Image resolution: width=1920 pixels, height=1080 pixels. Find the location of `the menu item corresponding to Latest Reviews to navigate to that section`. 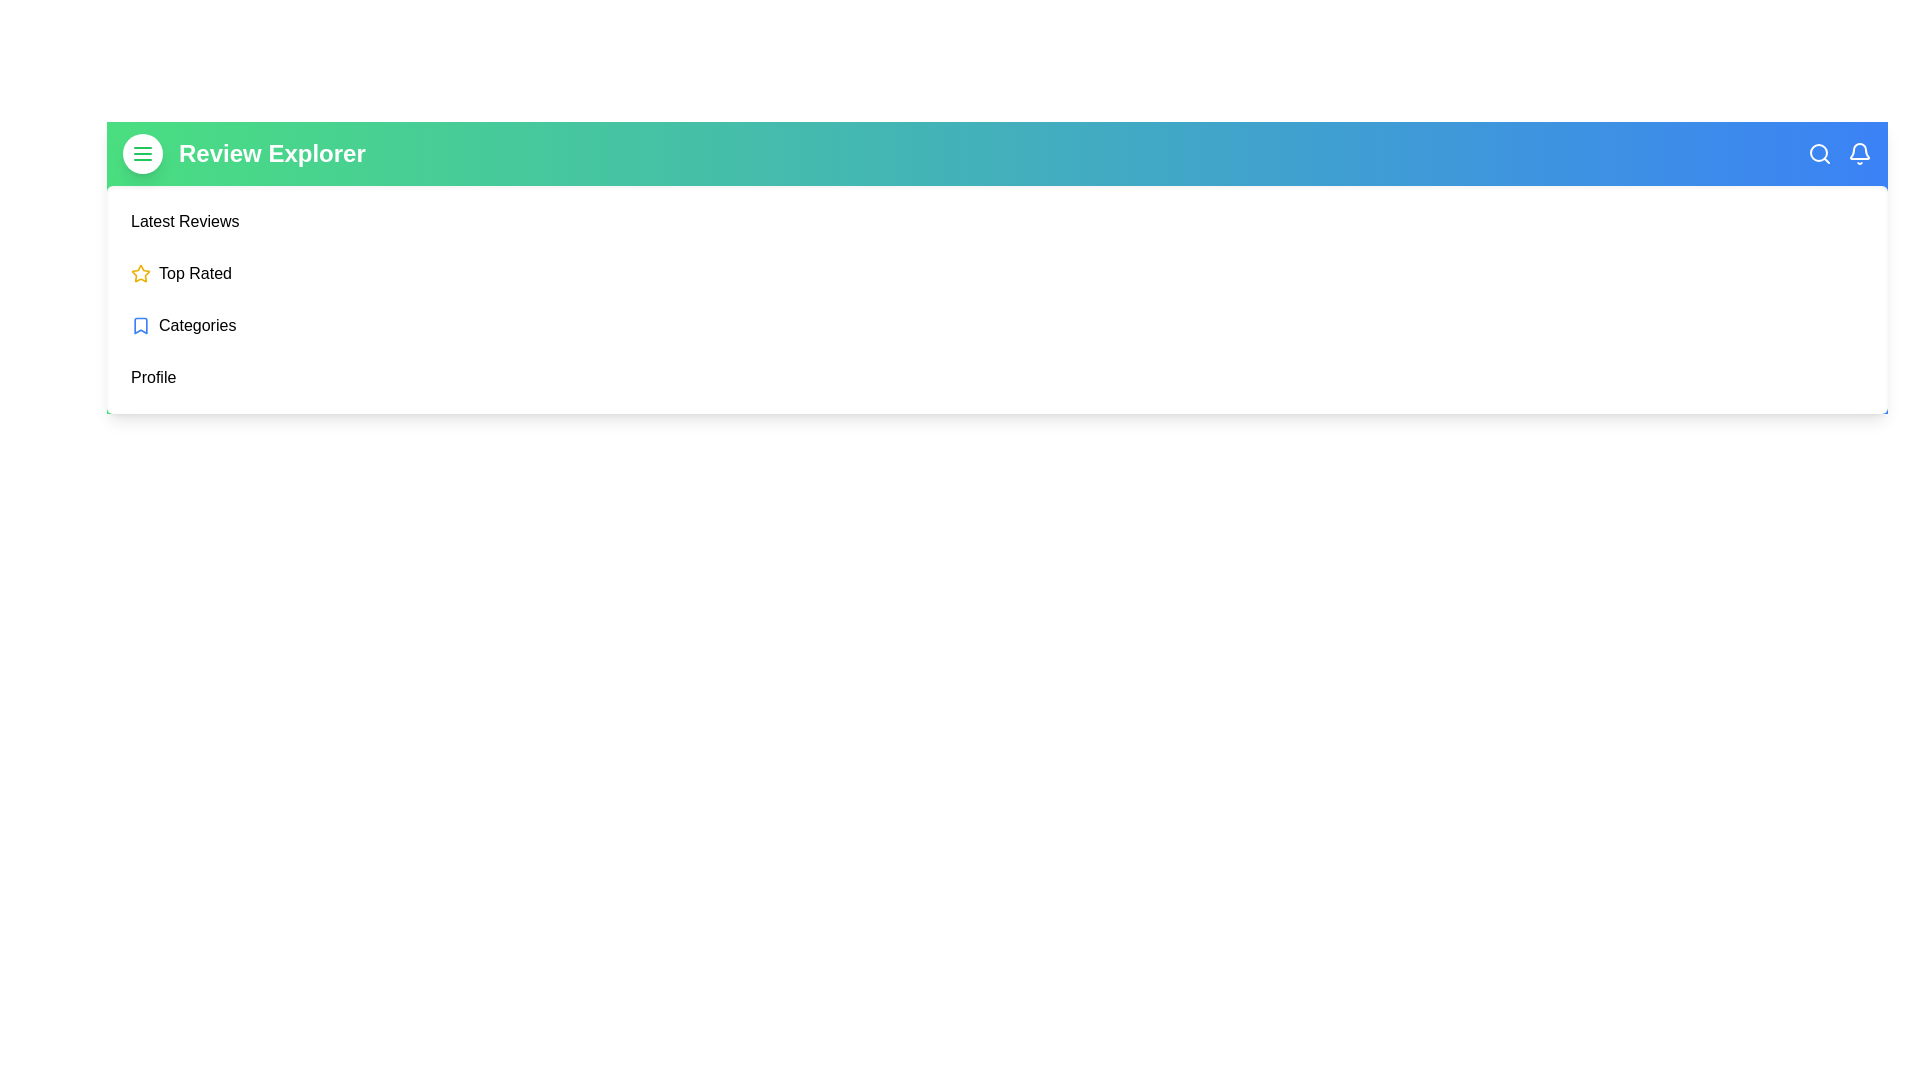

the menu item corresponding to Latest Reviews to navigate to that section is located at coordinates (185, 222).